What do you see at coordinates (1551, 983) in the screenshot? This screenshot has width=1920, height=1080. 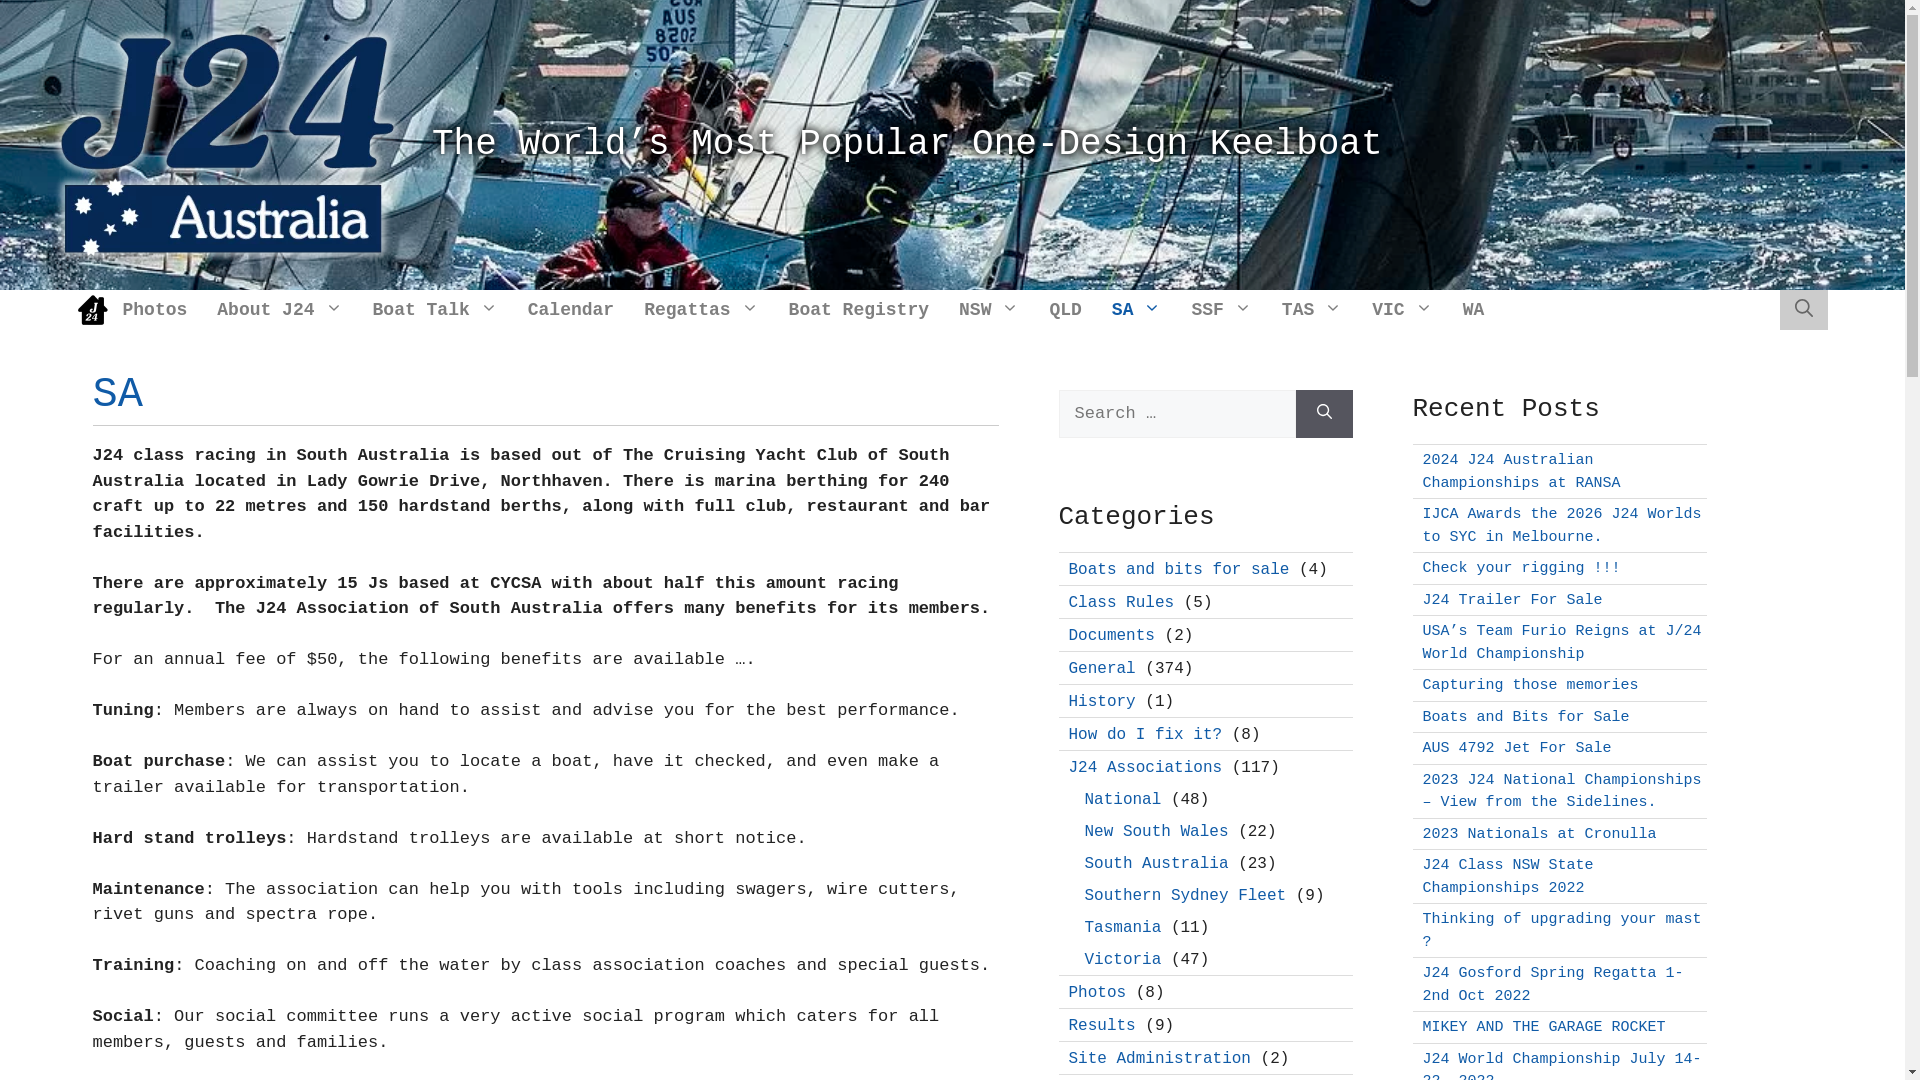 I see `'J24 Gosford Spring Regatta 1-2nd Oct 2022'` at bounding box center [1551, 983].